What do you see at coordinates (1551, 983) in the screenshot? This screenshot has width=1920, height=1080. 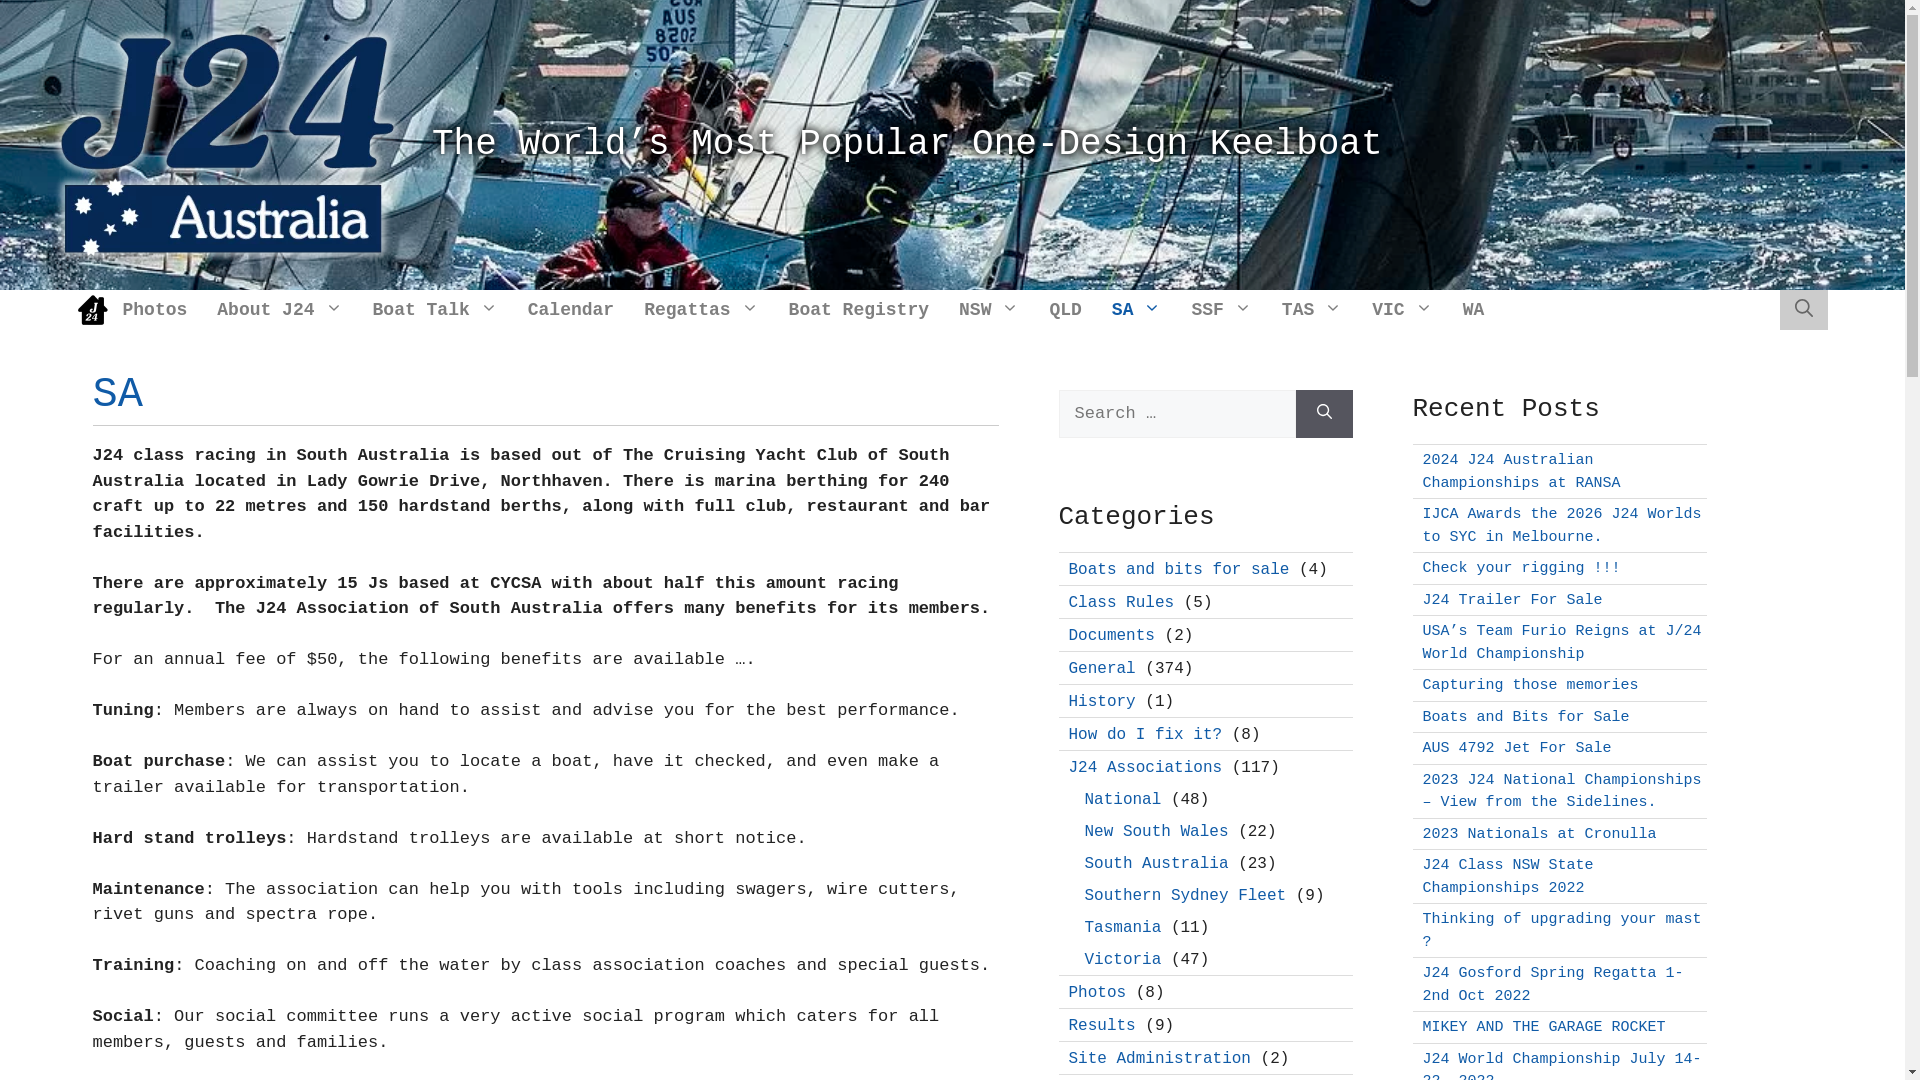 I see `'J24 Gosford Spring Regatta 1-2nd Oct 2022'` at bounding box center [1551, 983].